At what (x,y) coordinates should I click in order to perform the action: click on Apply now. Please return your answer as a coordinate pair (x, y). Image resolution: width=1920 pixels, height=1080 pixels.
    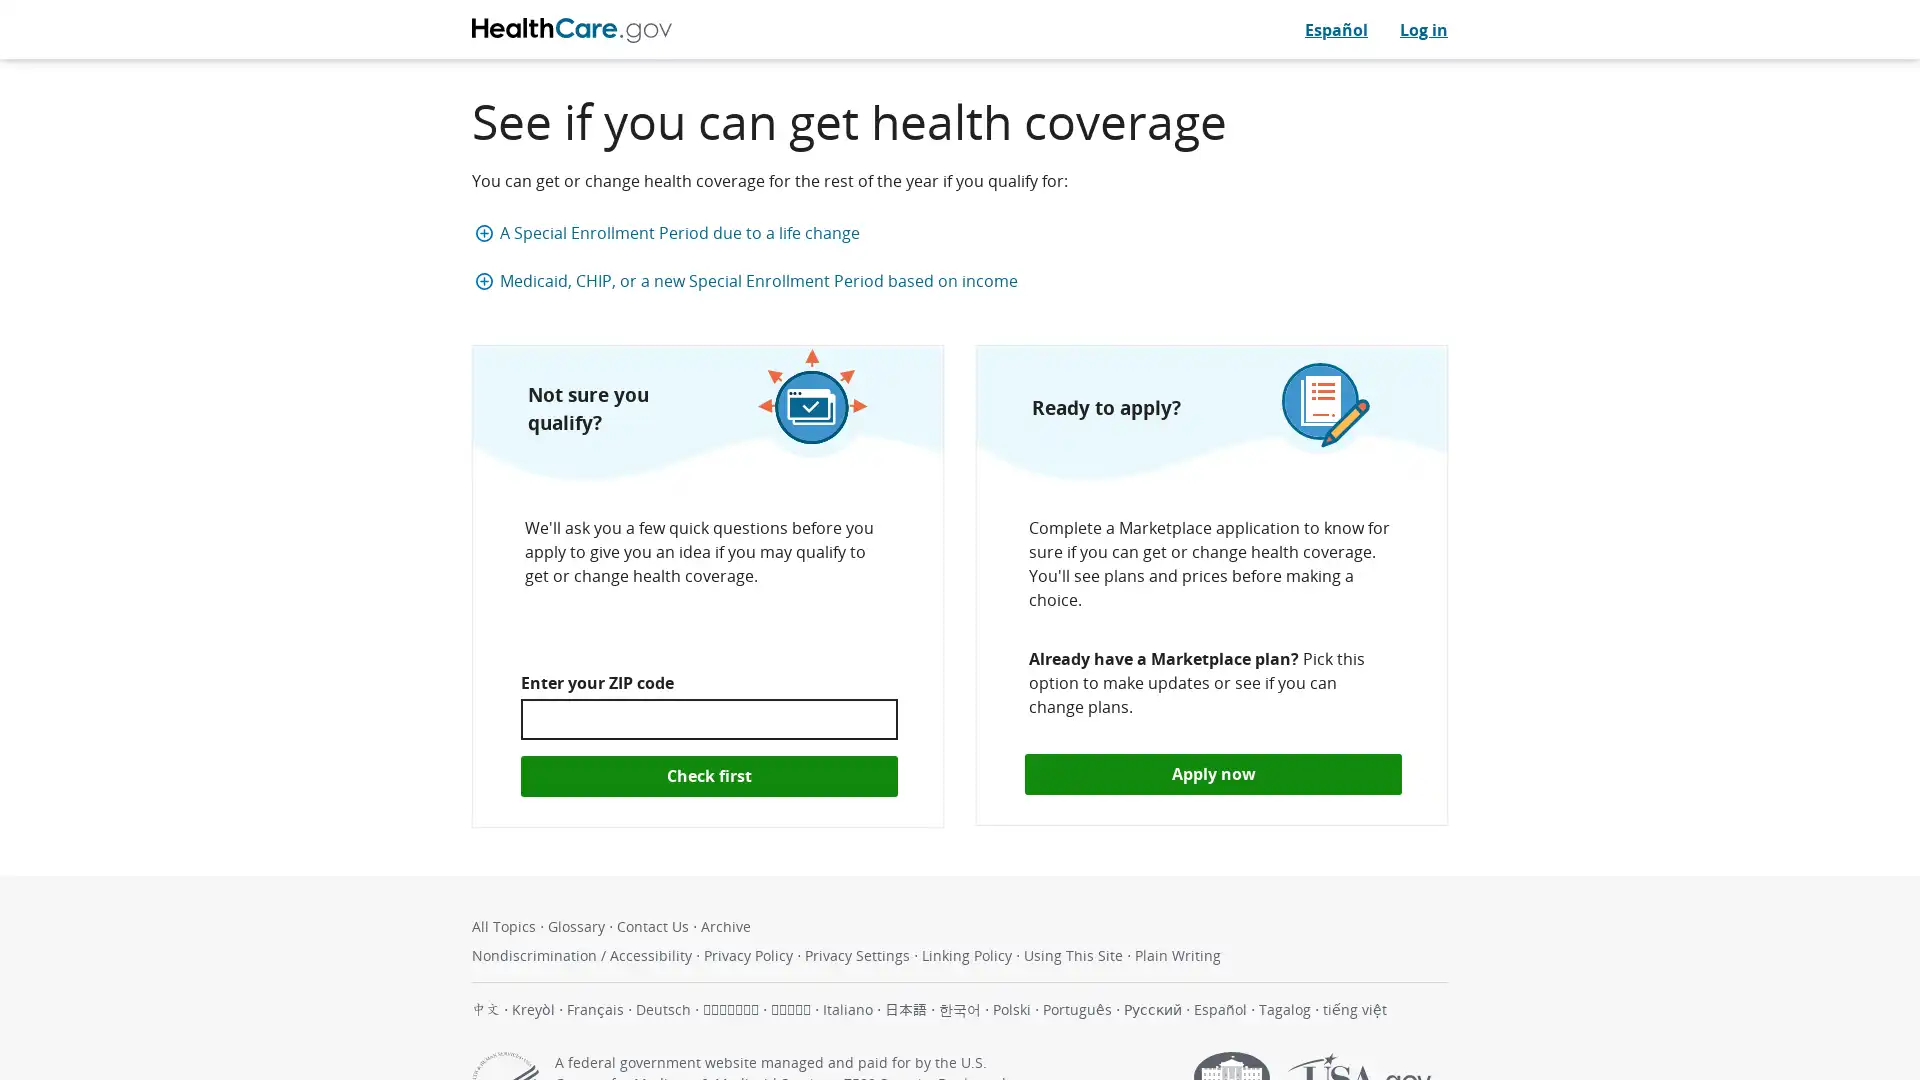
    Looking at the image, I should click on (1212, 773).